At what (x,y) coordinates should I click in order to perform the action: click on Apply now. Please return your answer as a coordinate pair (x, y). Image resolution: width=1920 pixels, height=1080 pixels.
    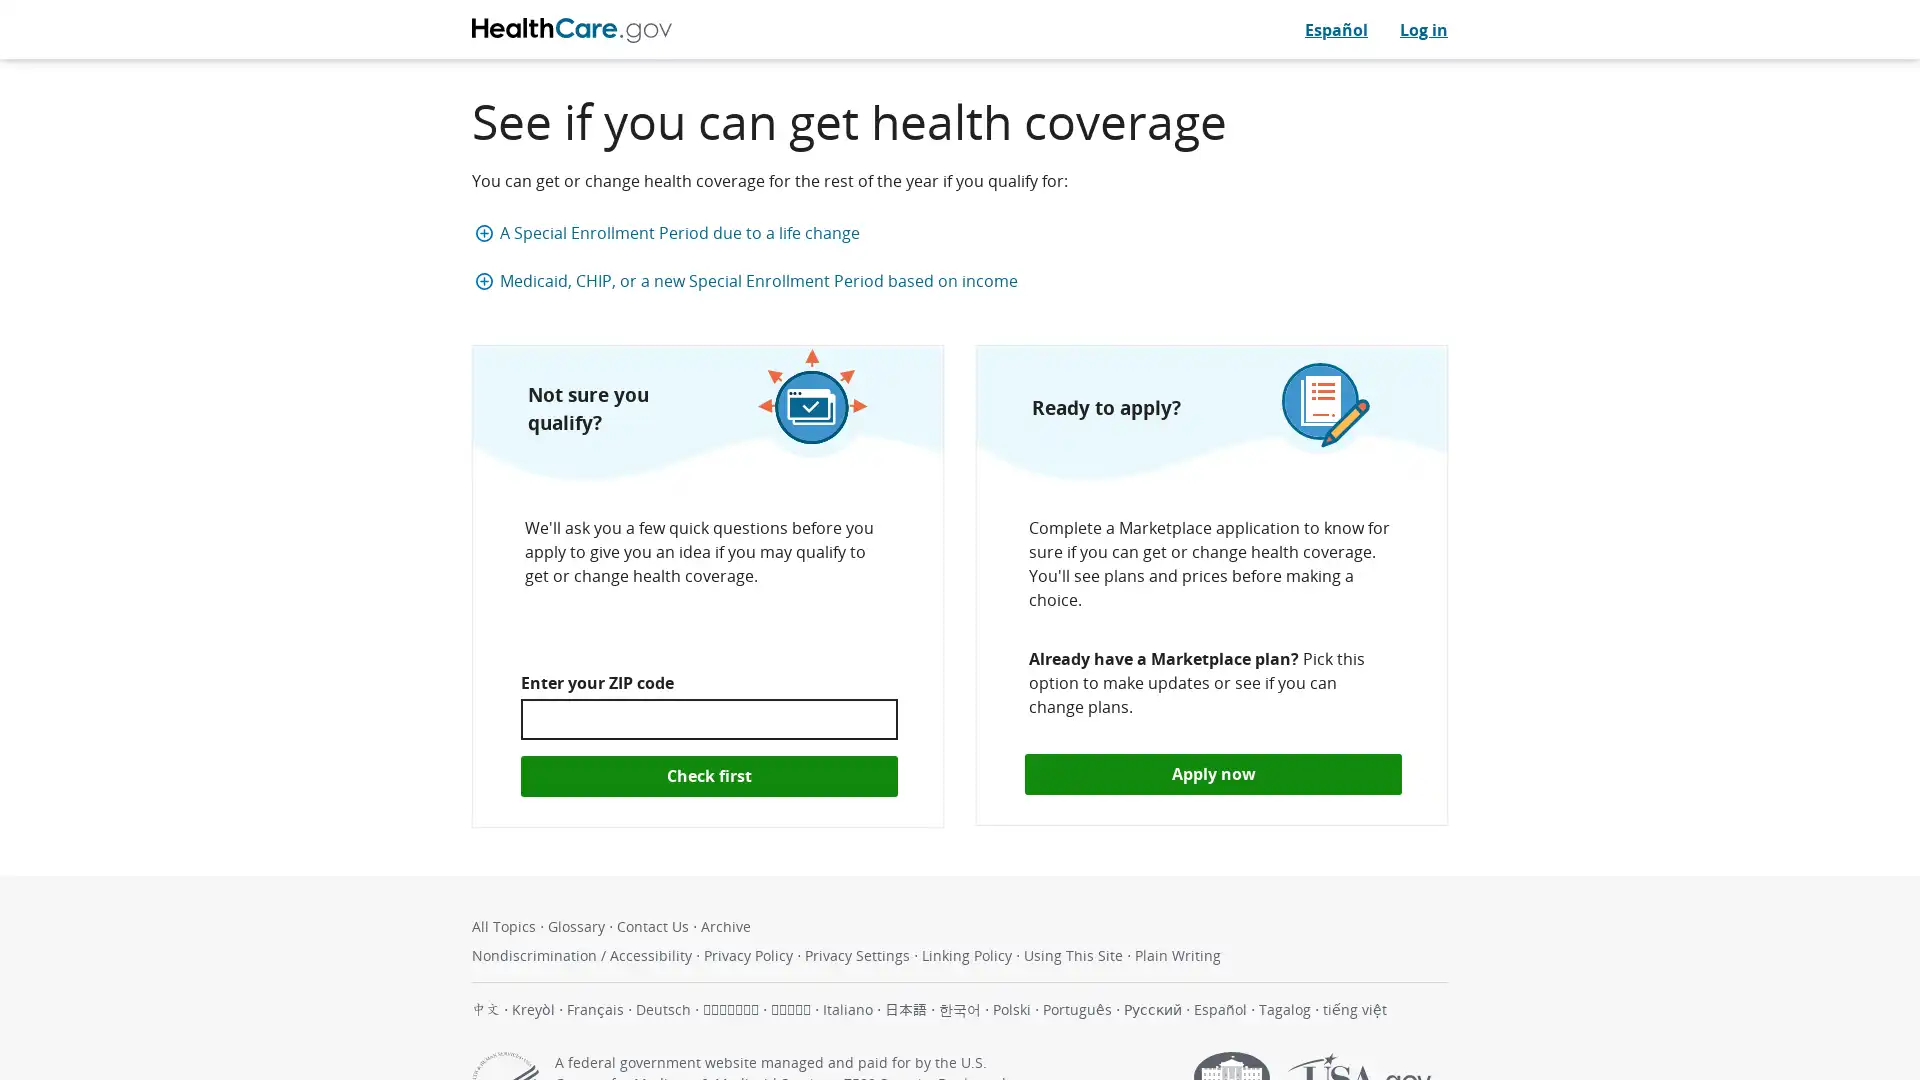
    Looking at the image, I should click on (1212, 773).